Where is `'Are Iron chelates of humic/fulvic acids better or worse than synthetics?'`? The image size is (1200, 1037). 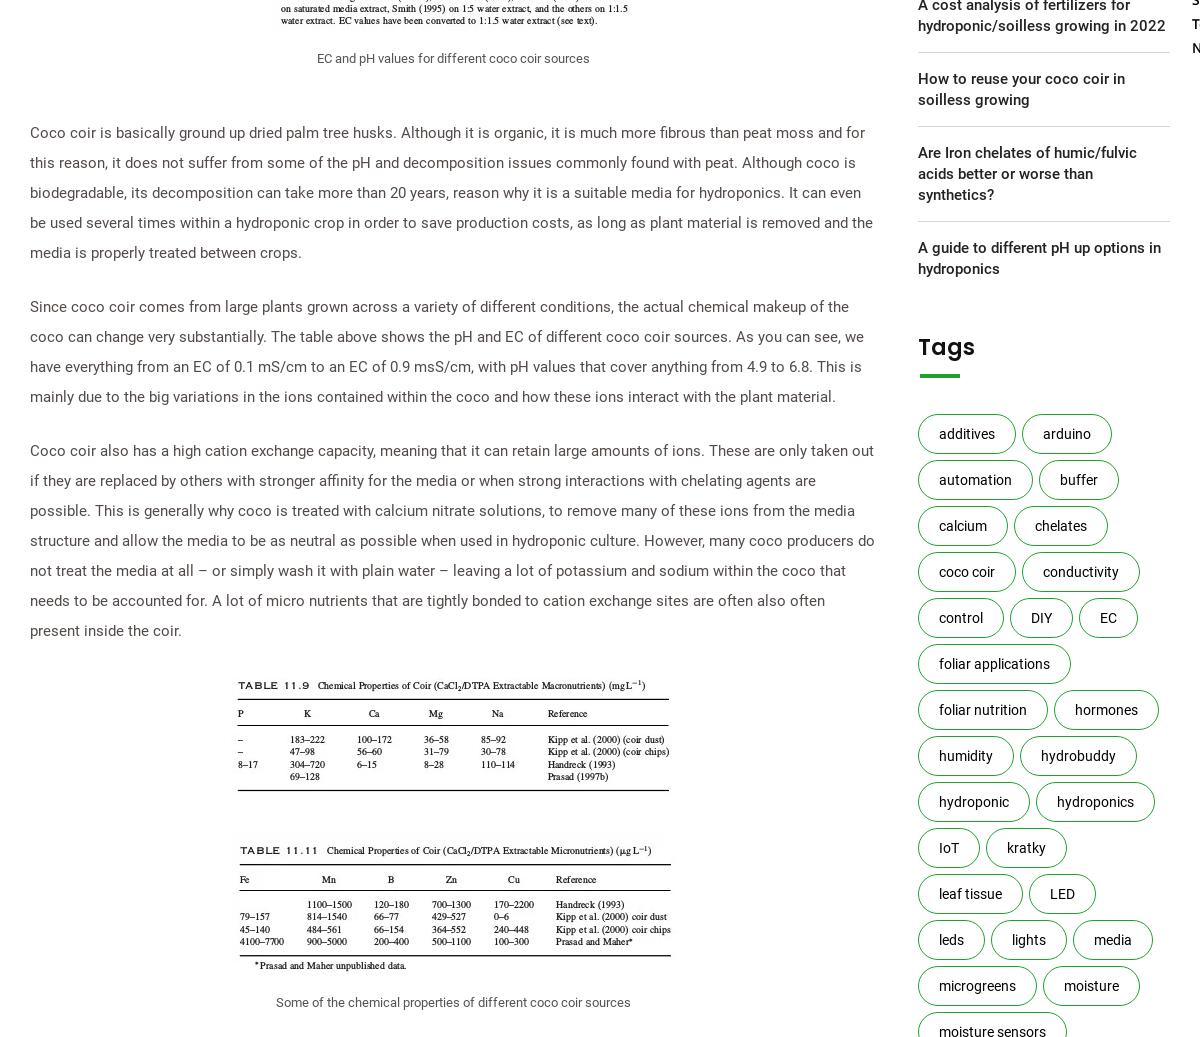
'Are Iron chelates of humic/fulvic acids better or worse than synthetics?' is located at coordinates (1026, 173).